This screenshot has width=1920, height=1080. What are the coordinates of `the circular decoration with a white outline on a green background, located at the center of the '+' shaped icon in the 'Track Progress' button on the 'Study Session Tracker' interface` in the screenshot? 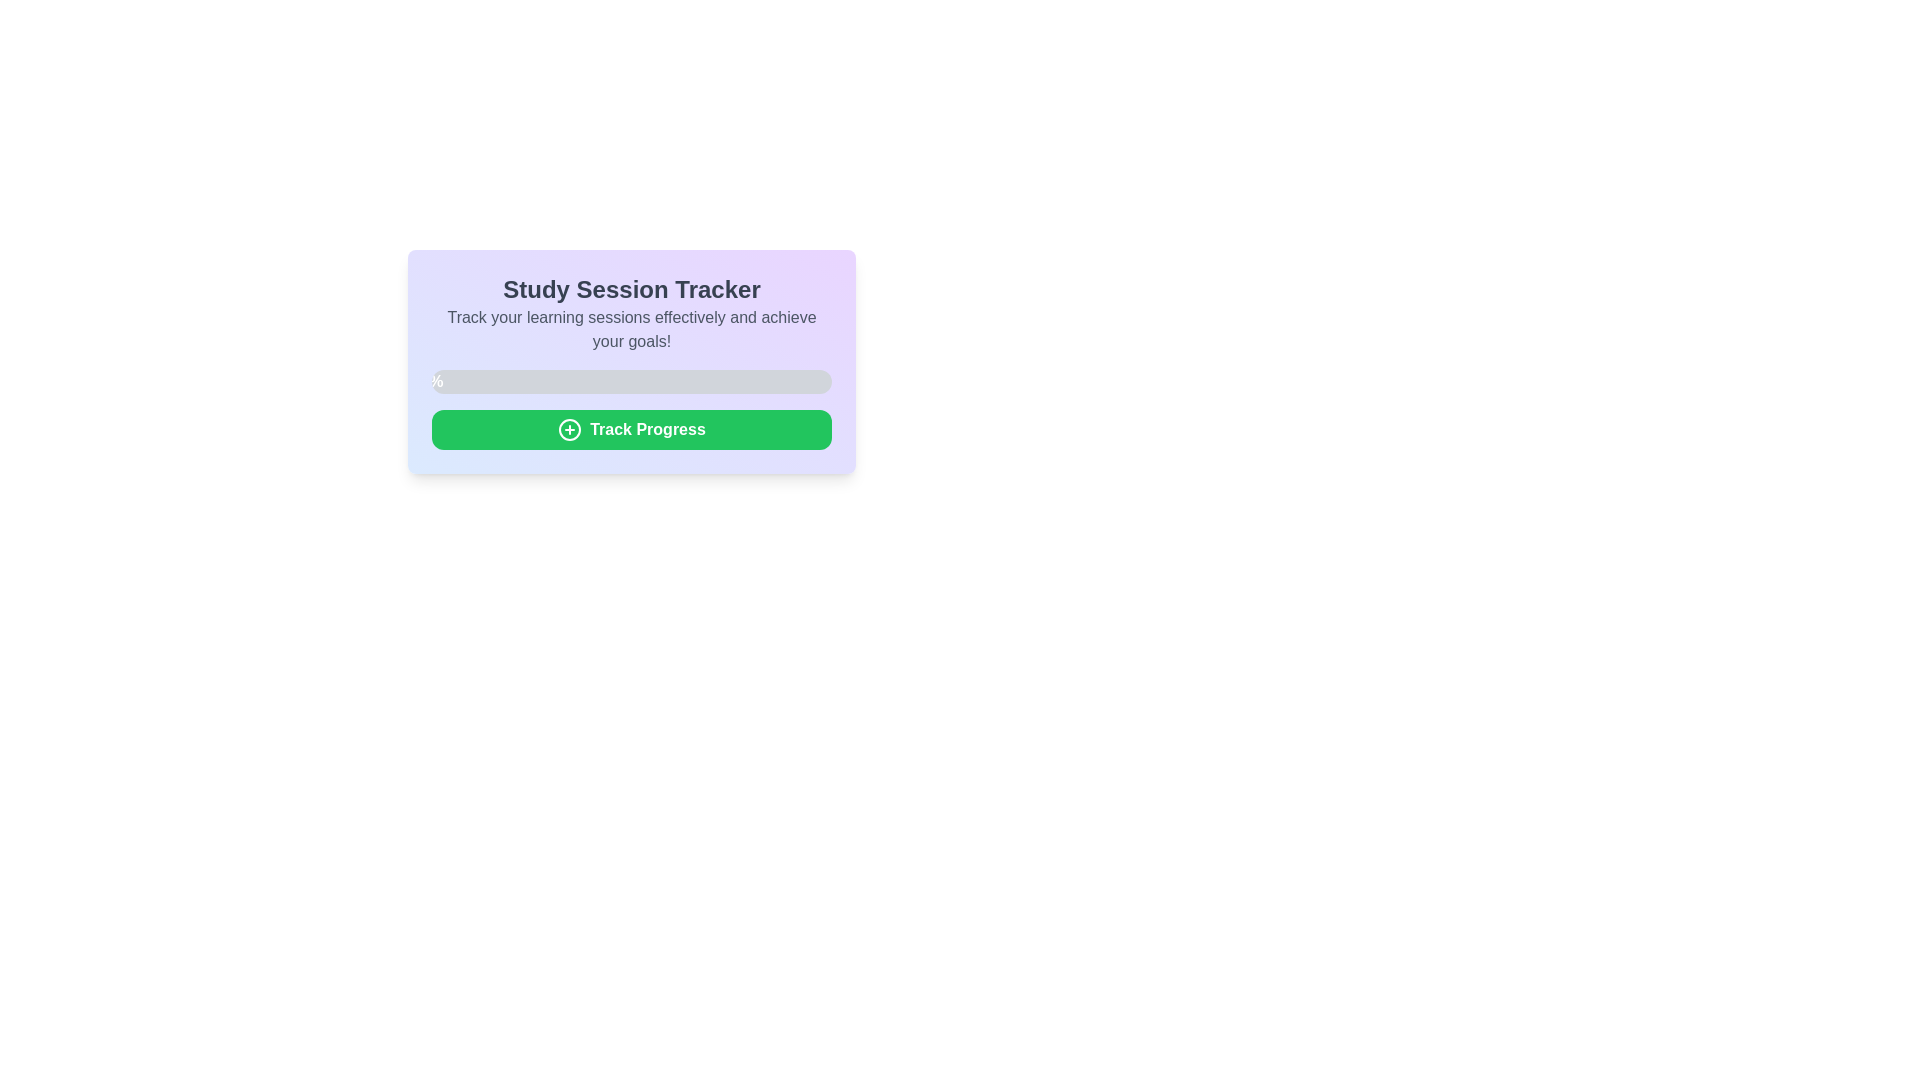 It's located at (569, 428).